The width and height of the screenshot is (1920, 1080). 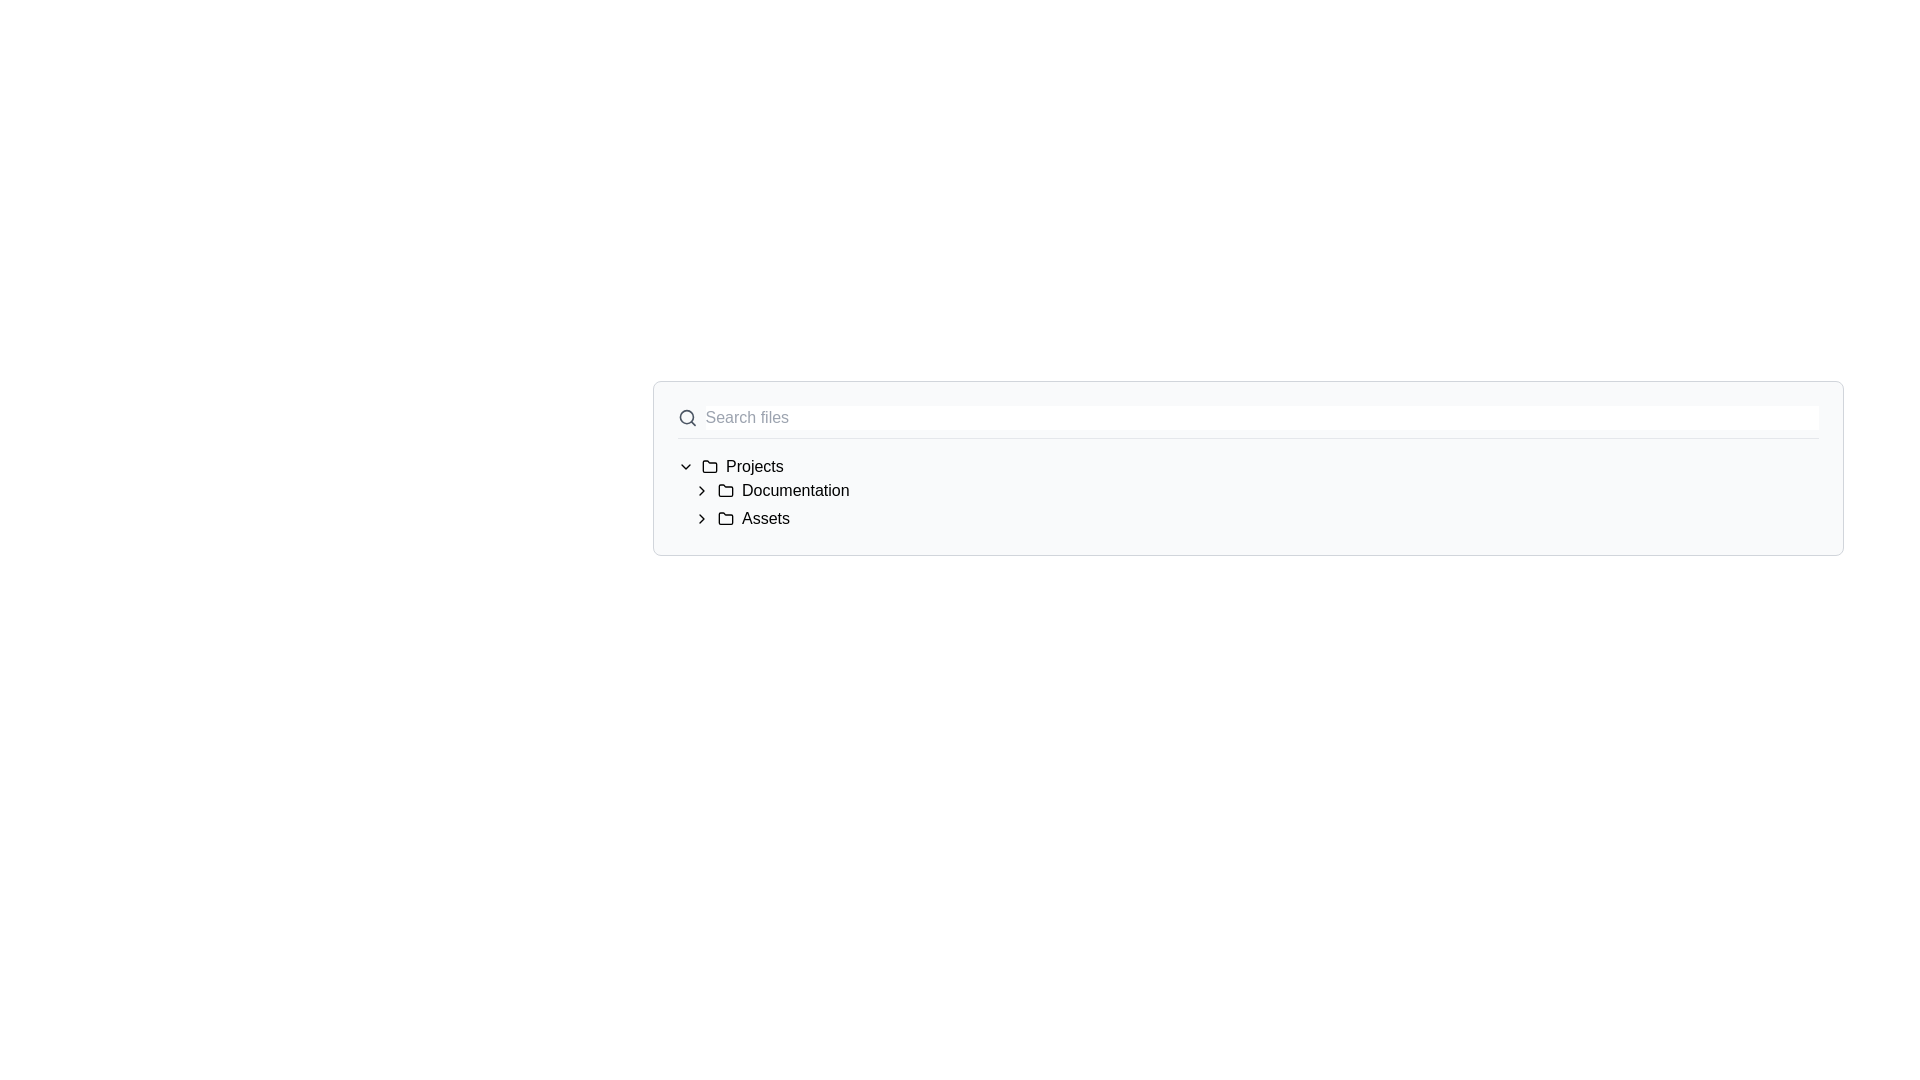 What do you see at coordinates (710, 466) in the screenshot?
I see `the folder icon representing the 'Projects' directory on the left-hand side of the interface` at bounding box center [710, 466].